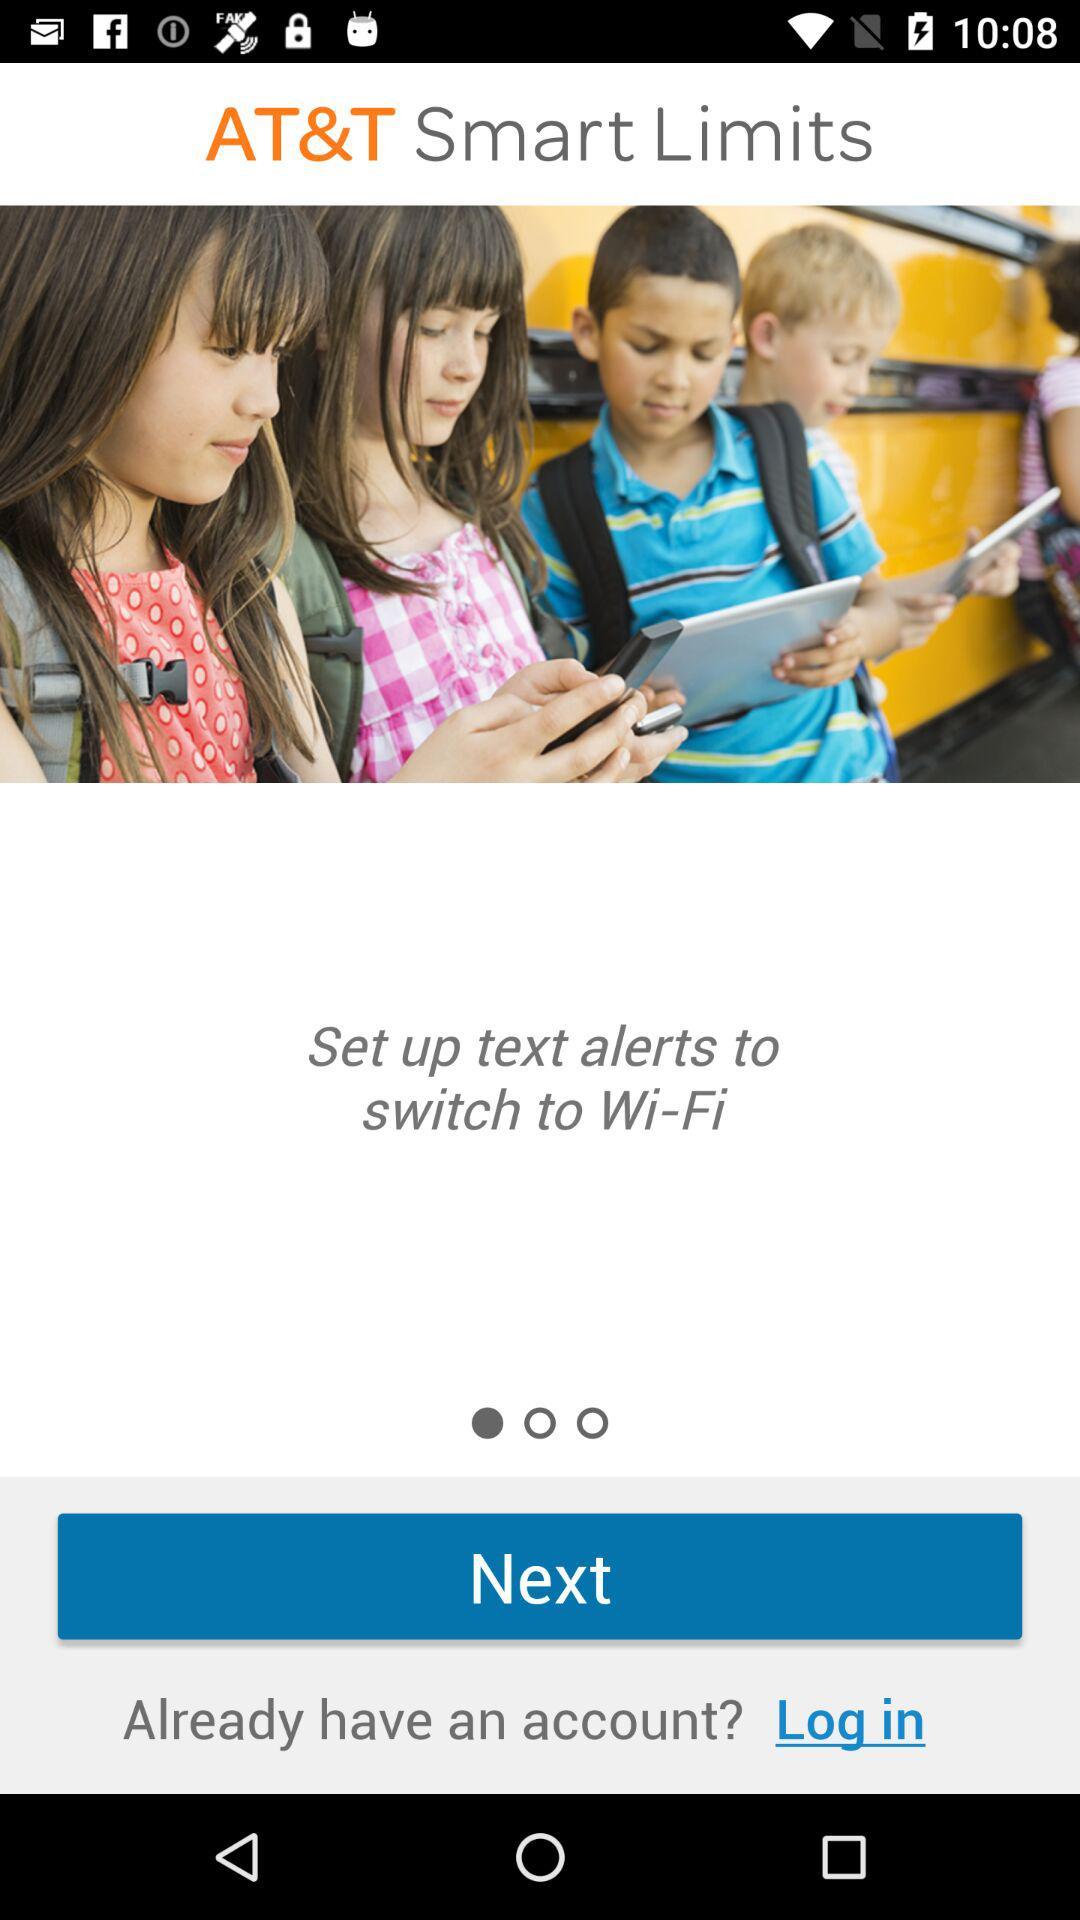  I want to click on the icon at the bottom right corner, so click(850, 1716).